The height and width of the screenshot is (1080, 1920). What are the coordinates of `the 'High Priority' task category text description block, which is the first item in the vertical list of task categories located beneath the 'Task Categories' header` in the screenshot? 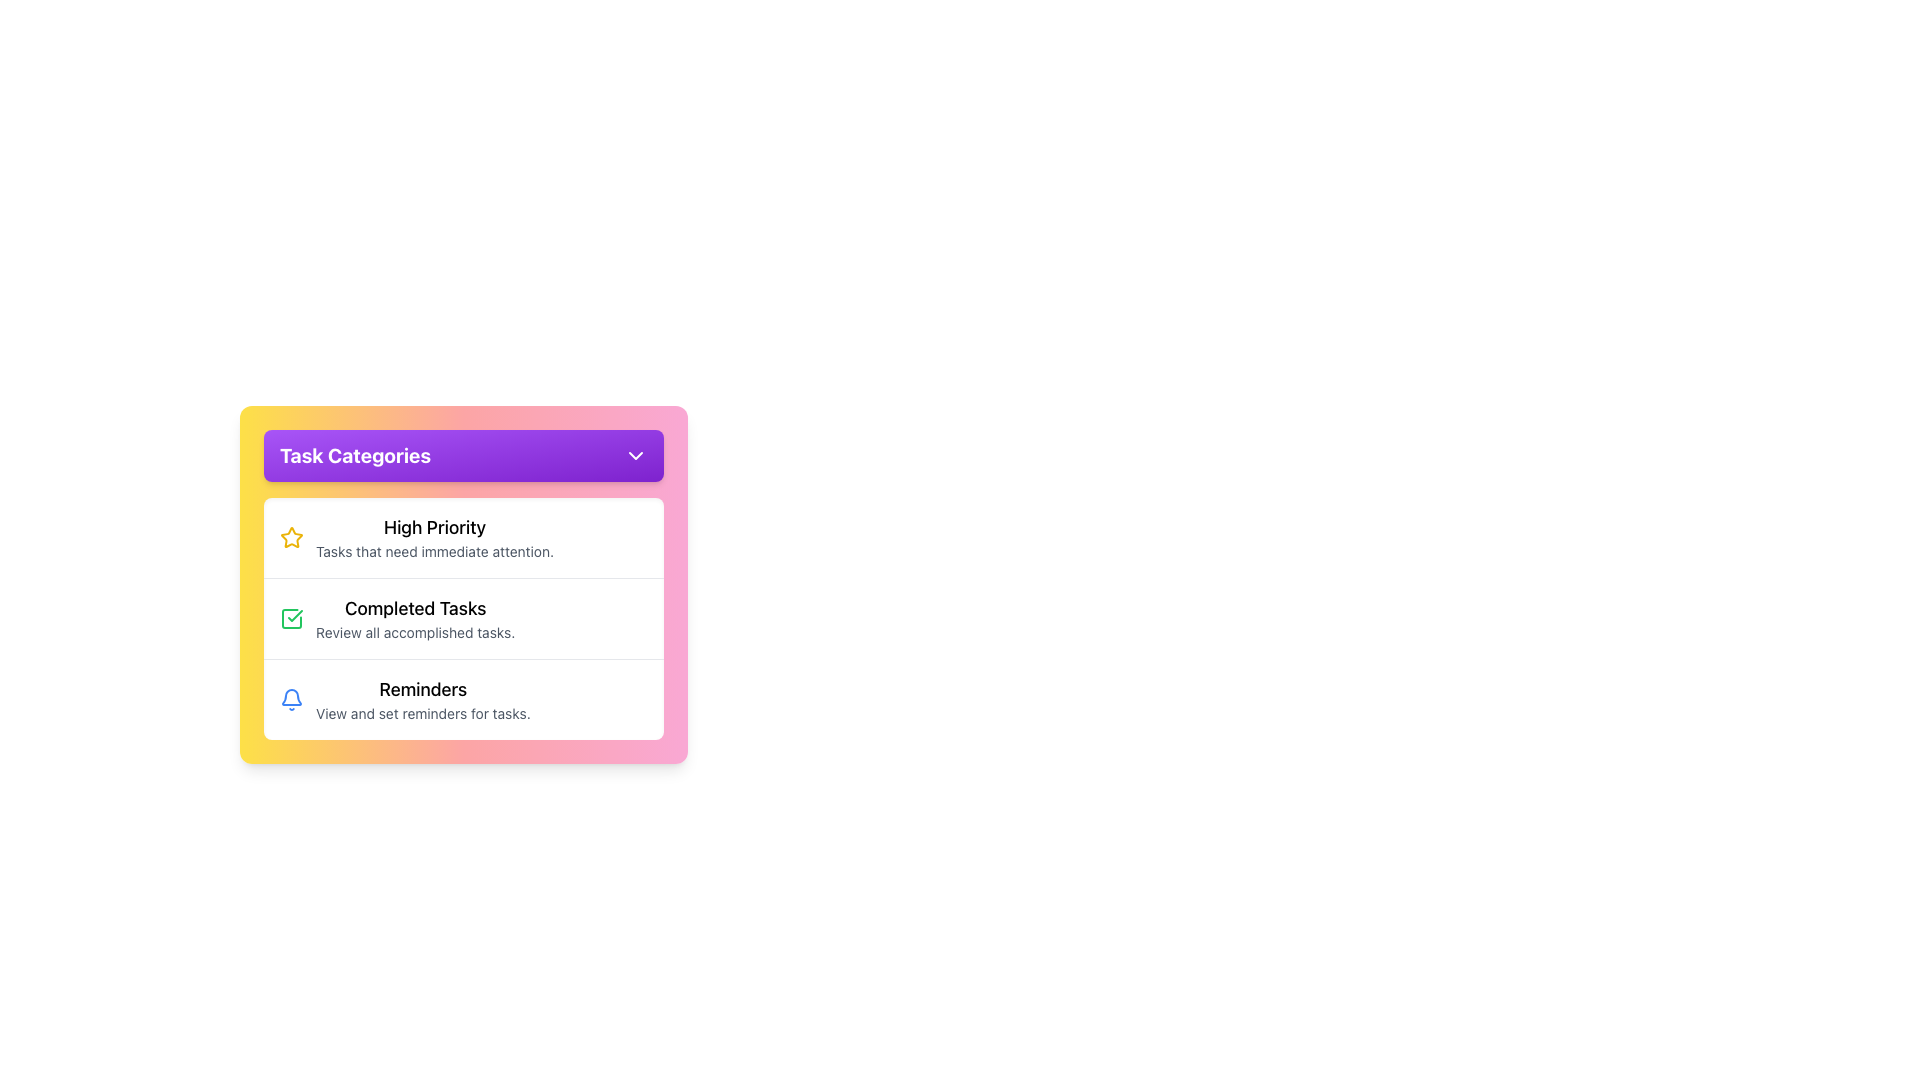 It's located at (434, 536).